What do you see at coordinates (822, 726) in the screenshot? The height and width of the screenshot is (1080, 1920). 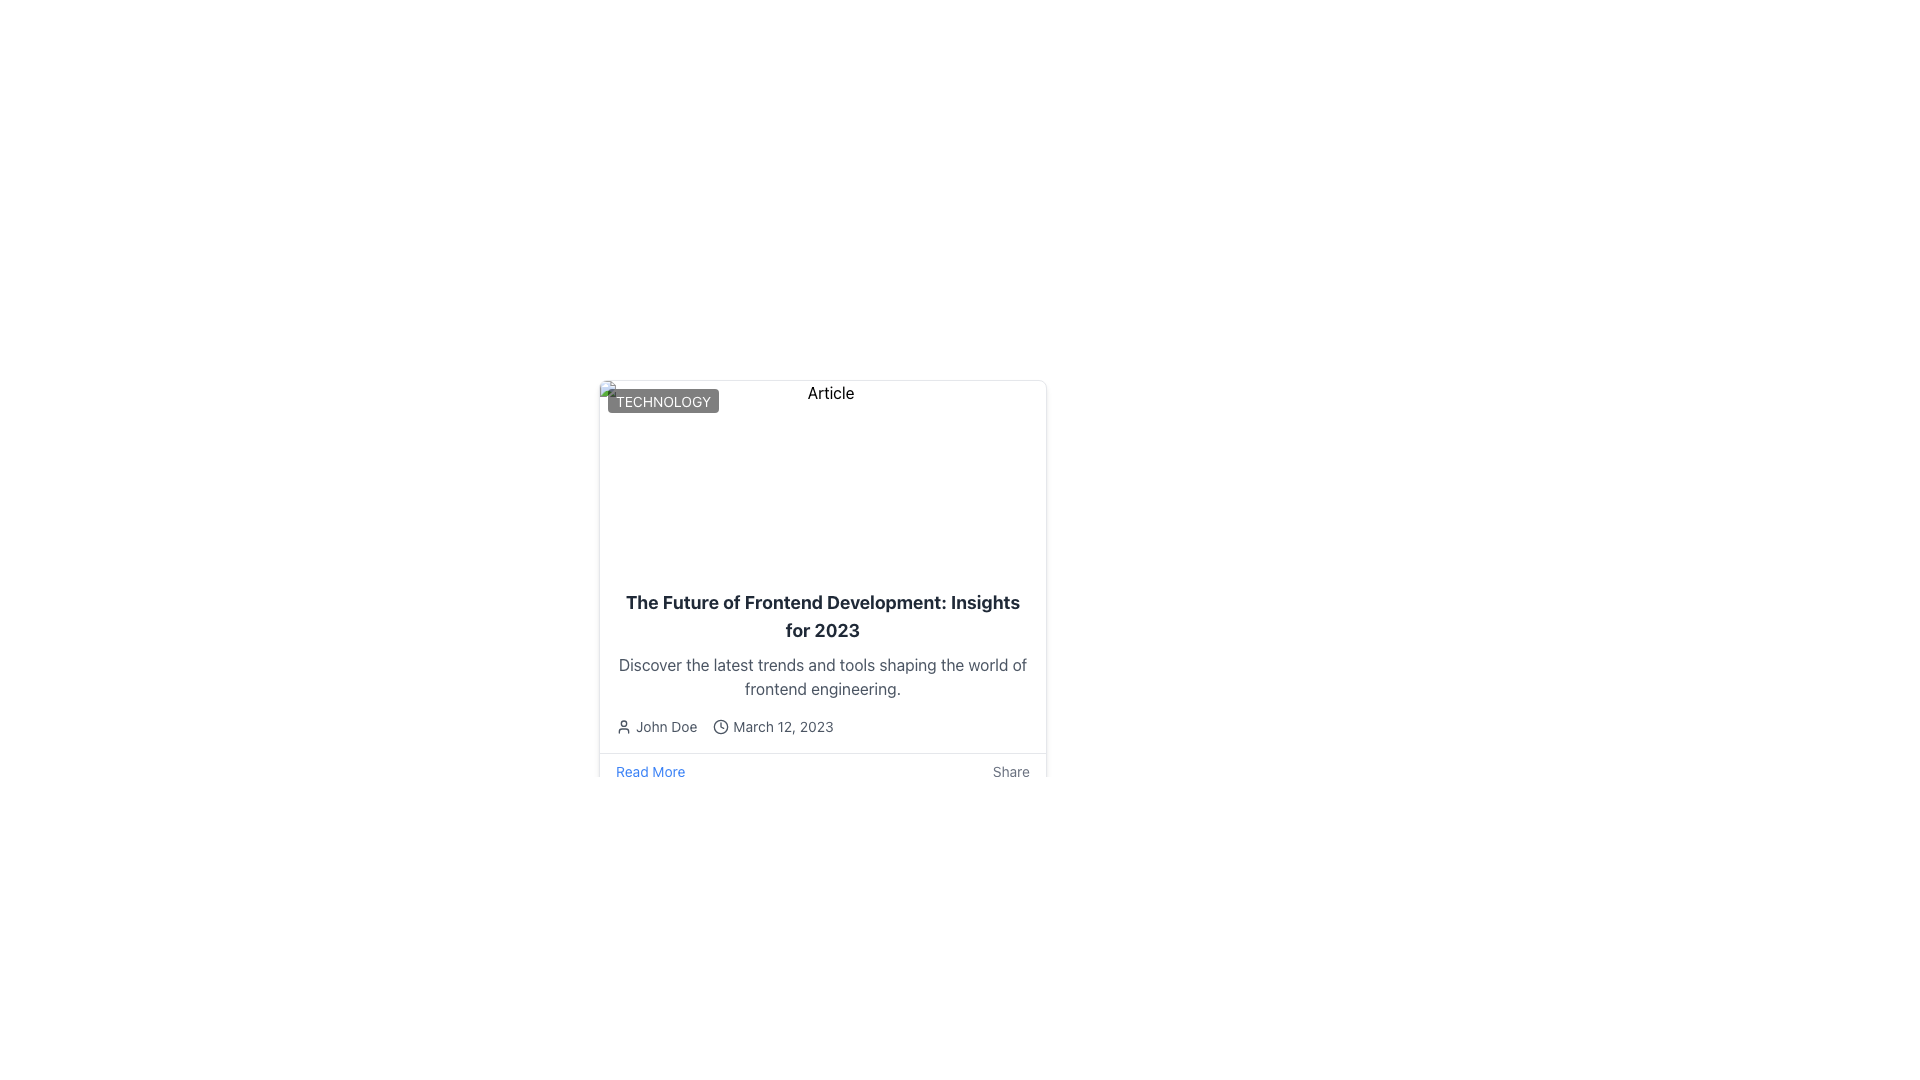 I see `the informational text element displaying the author's name 'John Doe' and the publication date 'March 12, 2023', which is styled in gray font and located below the article title and summary text` at bounding box center [822, 726].